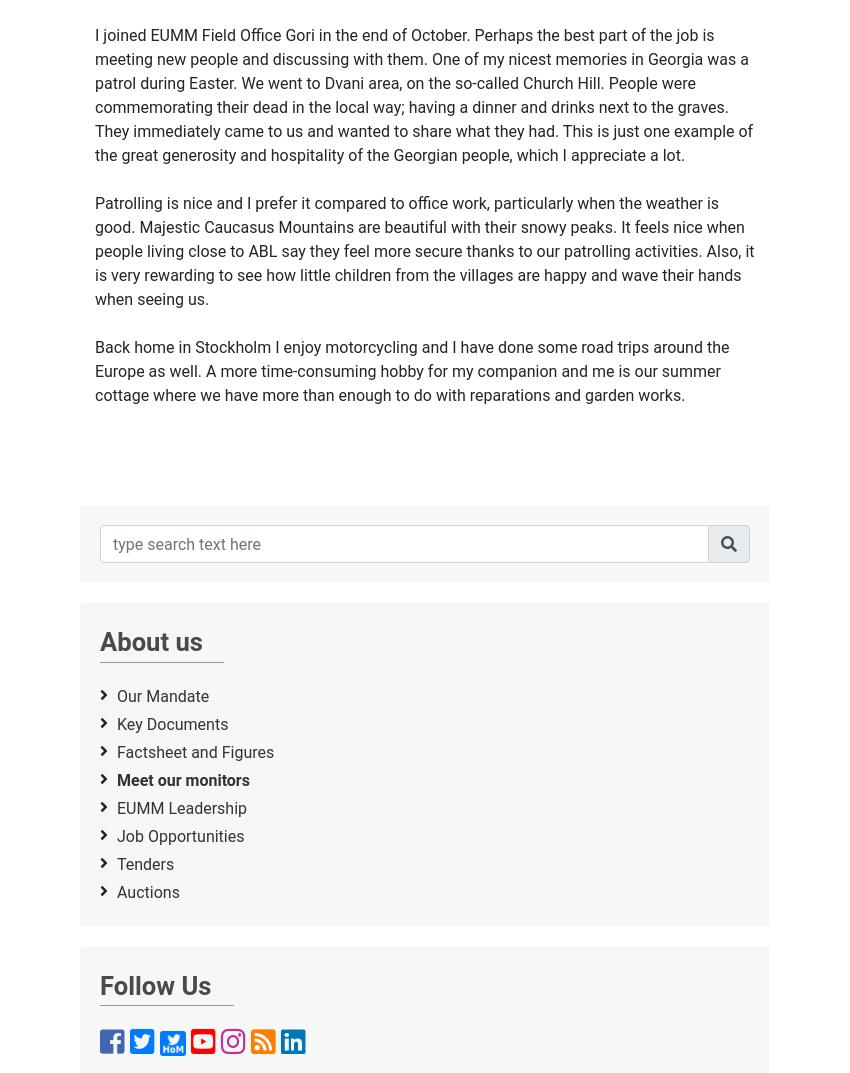  What do you see at coordinates (411, 370) in the screenshot?
I see `'Back home in Stockholm I enjoy motorcycling and I have done some 
road trips around the Europe as well. A more time-consuming hobby for my
 companion and me is our summer cottage where we have more than enough 
to do with reparations and garden works.'` at bounding box center [411, 370].